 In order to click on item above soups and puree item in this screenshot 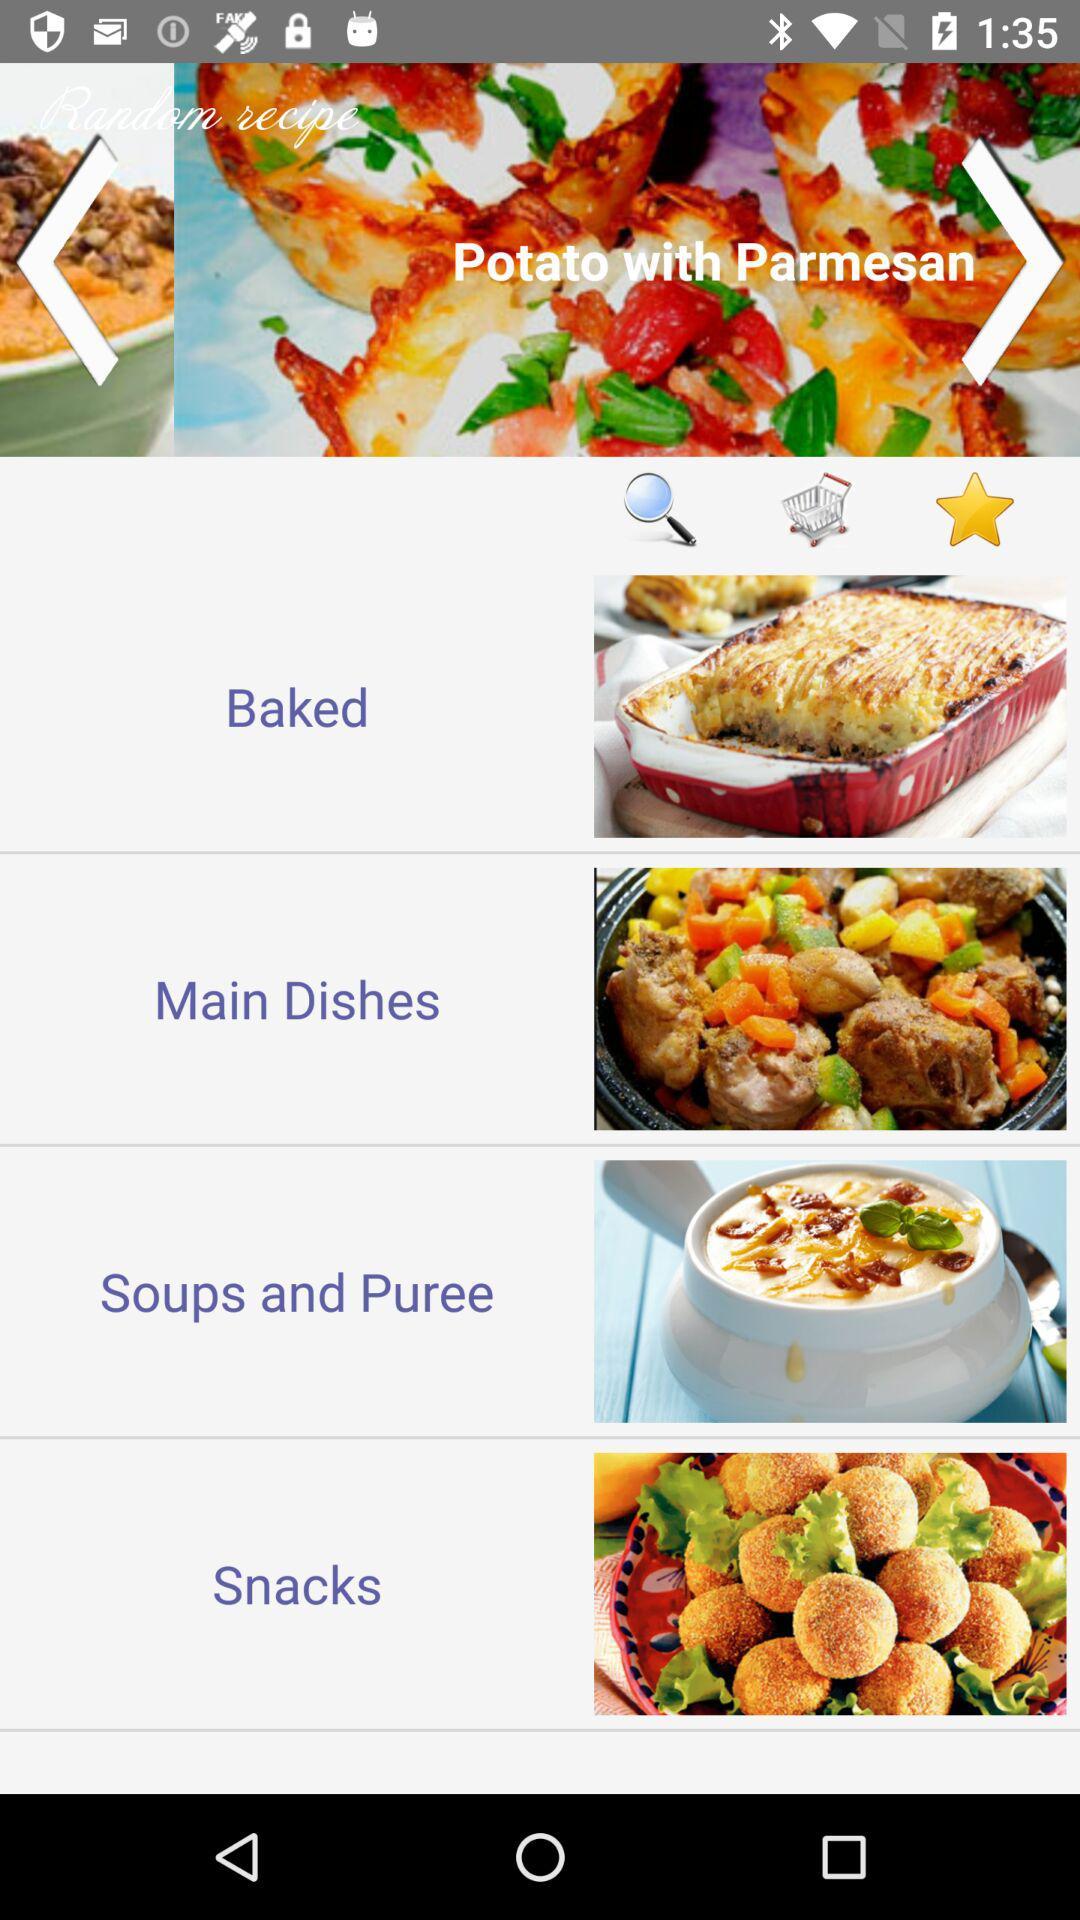, I will do `click(297, 998)`.